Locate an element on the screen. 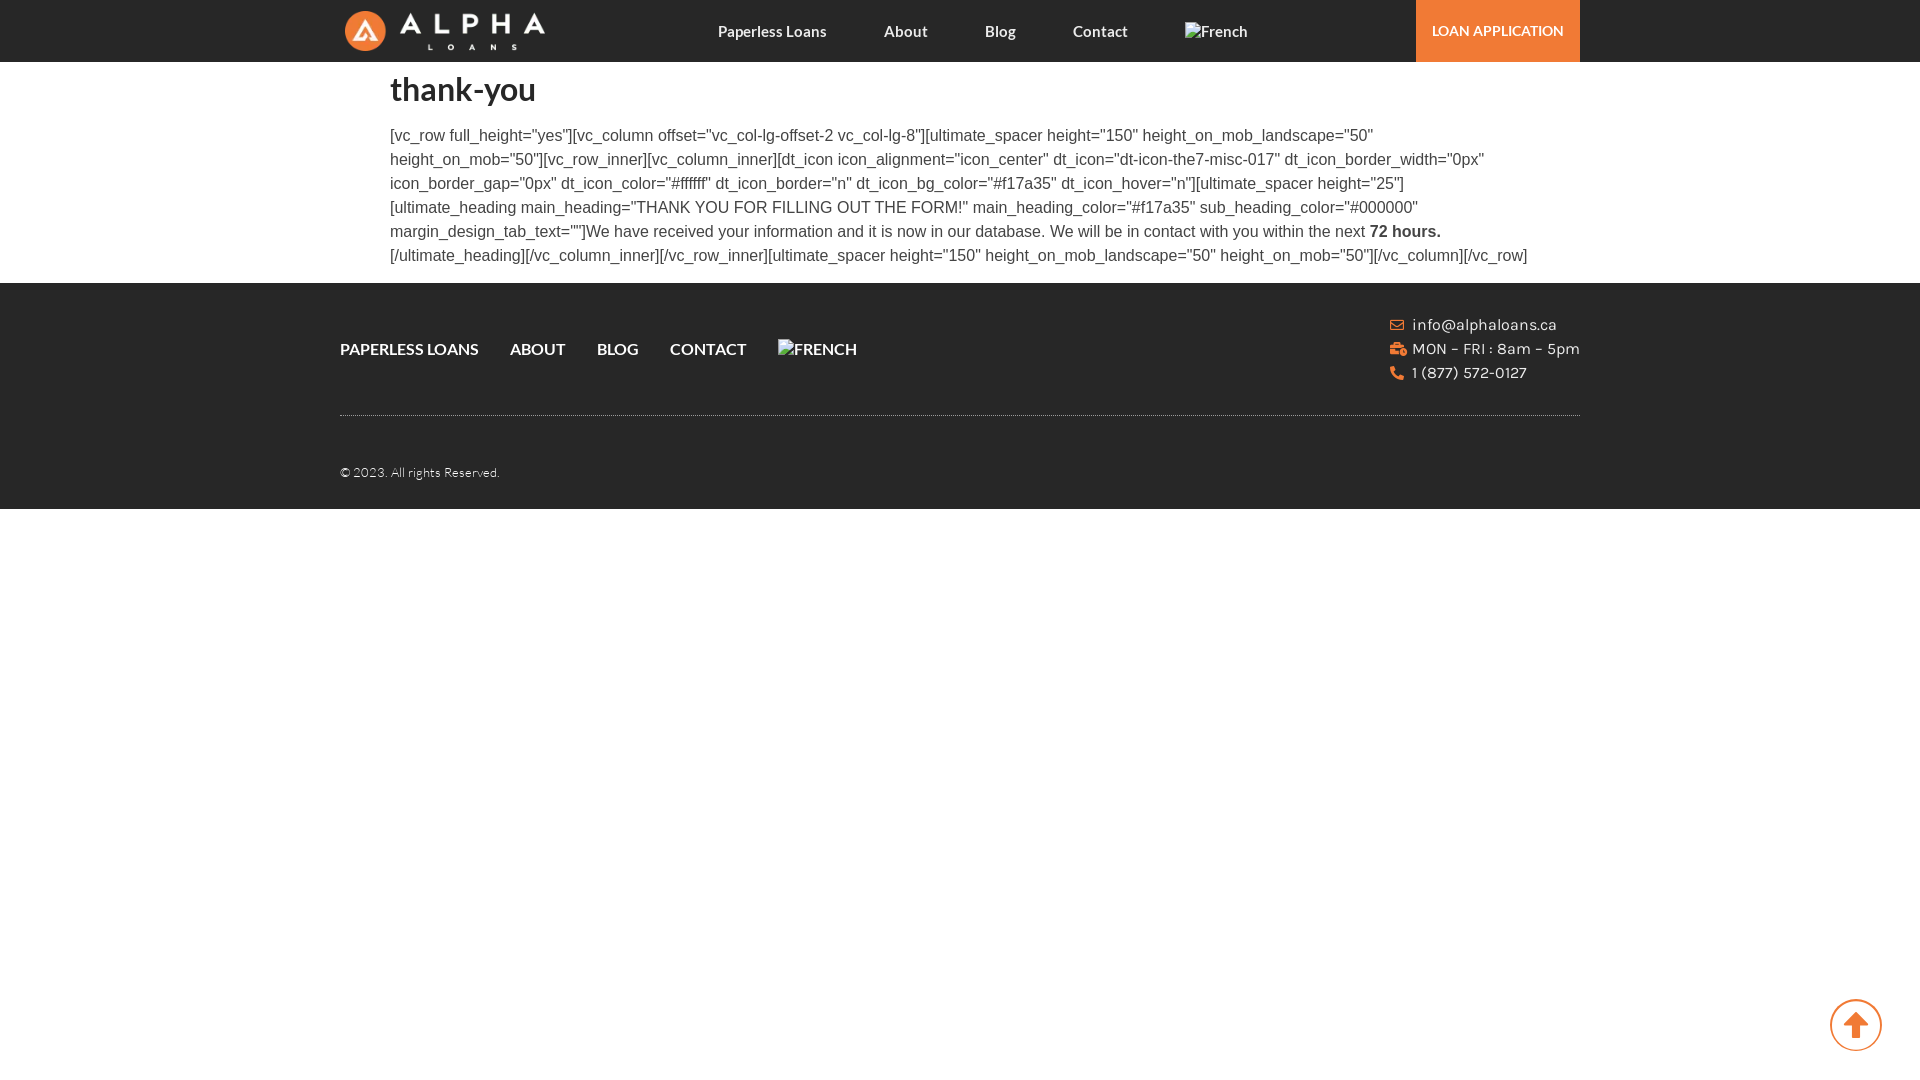 This screenshot has height=1080, width=1920. 'PAPERLESS LOANS' is located at coordinates (408, 347).